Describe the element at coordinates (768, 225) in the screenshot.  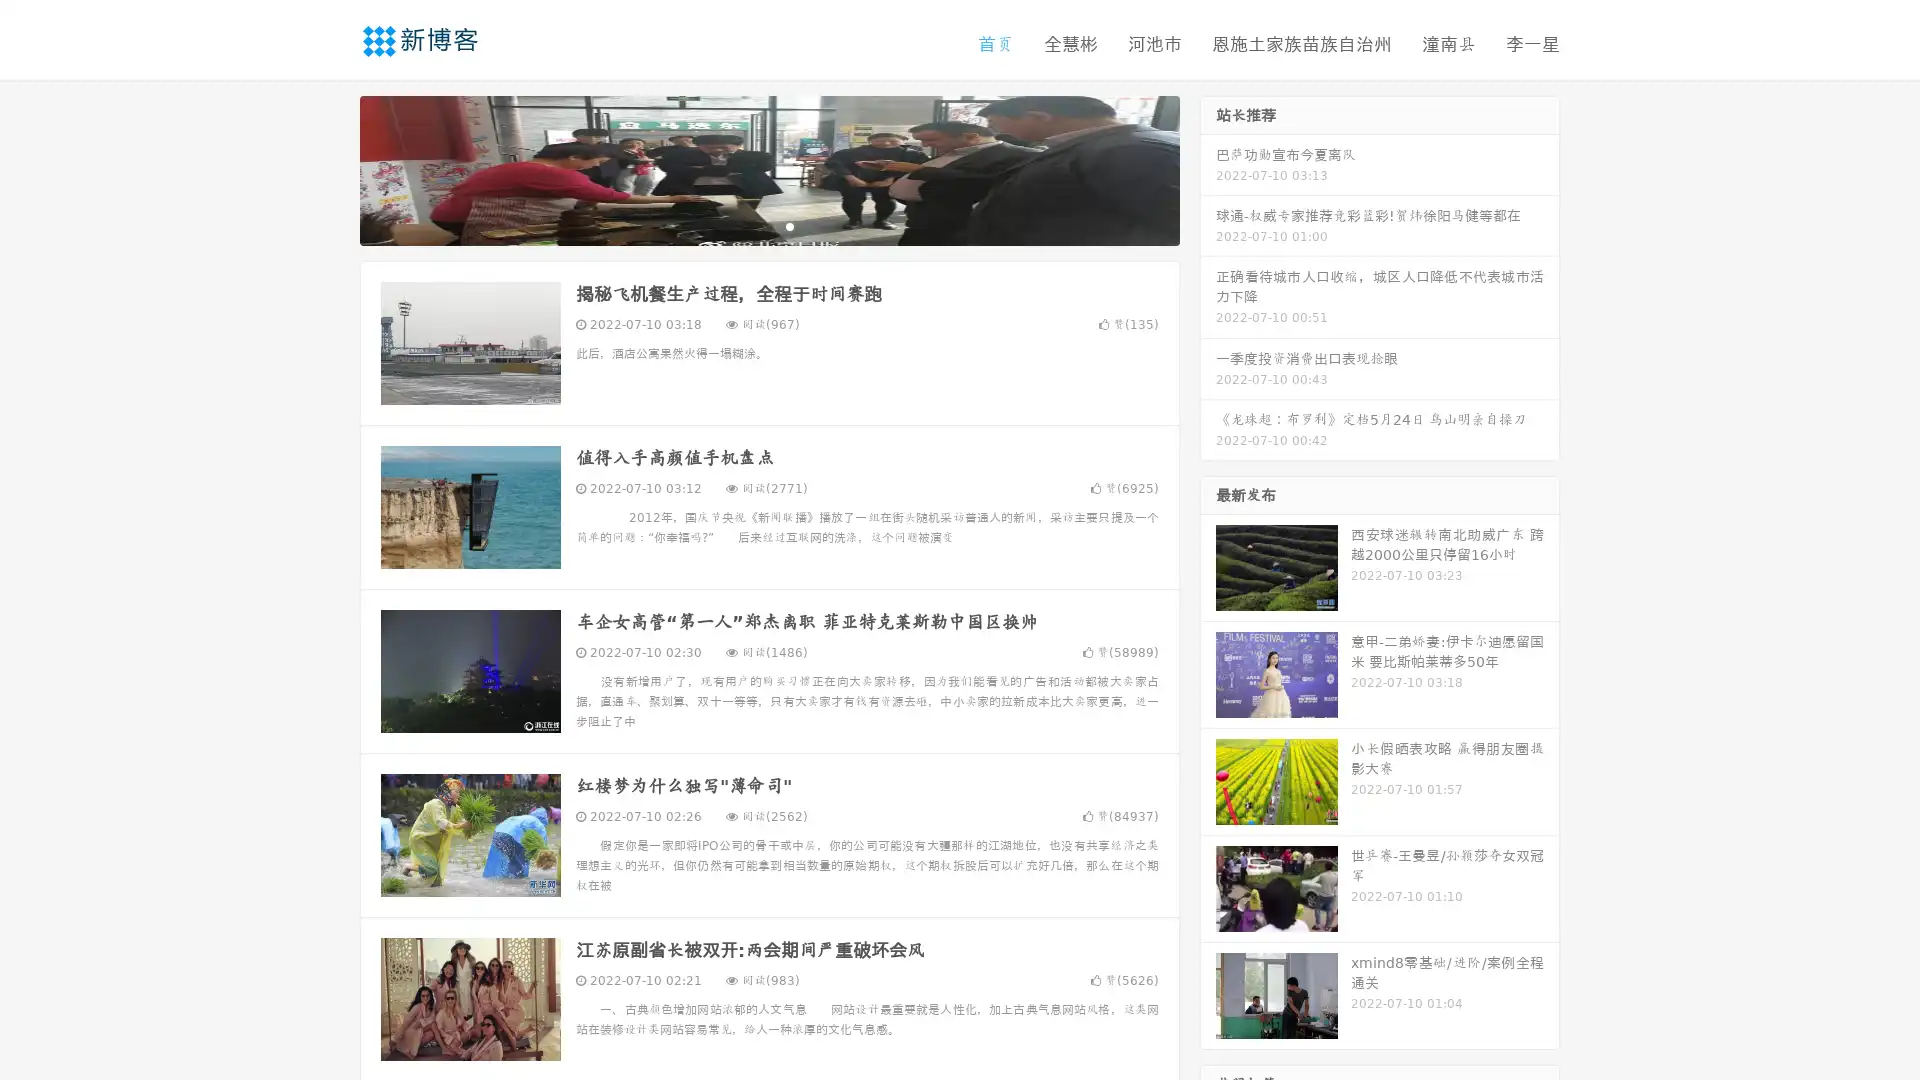
I see `Go to slide 2` at that location.